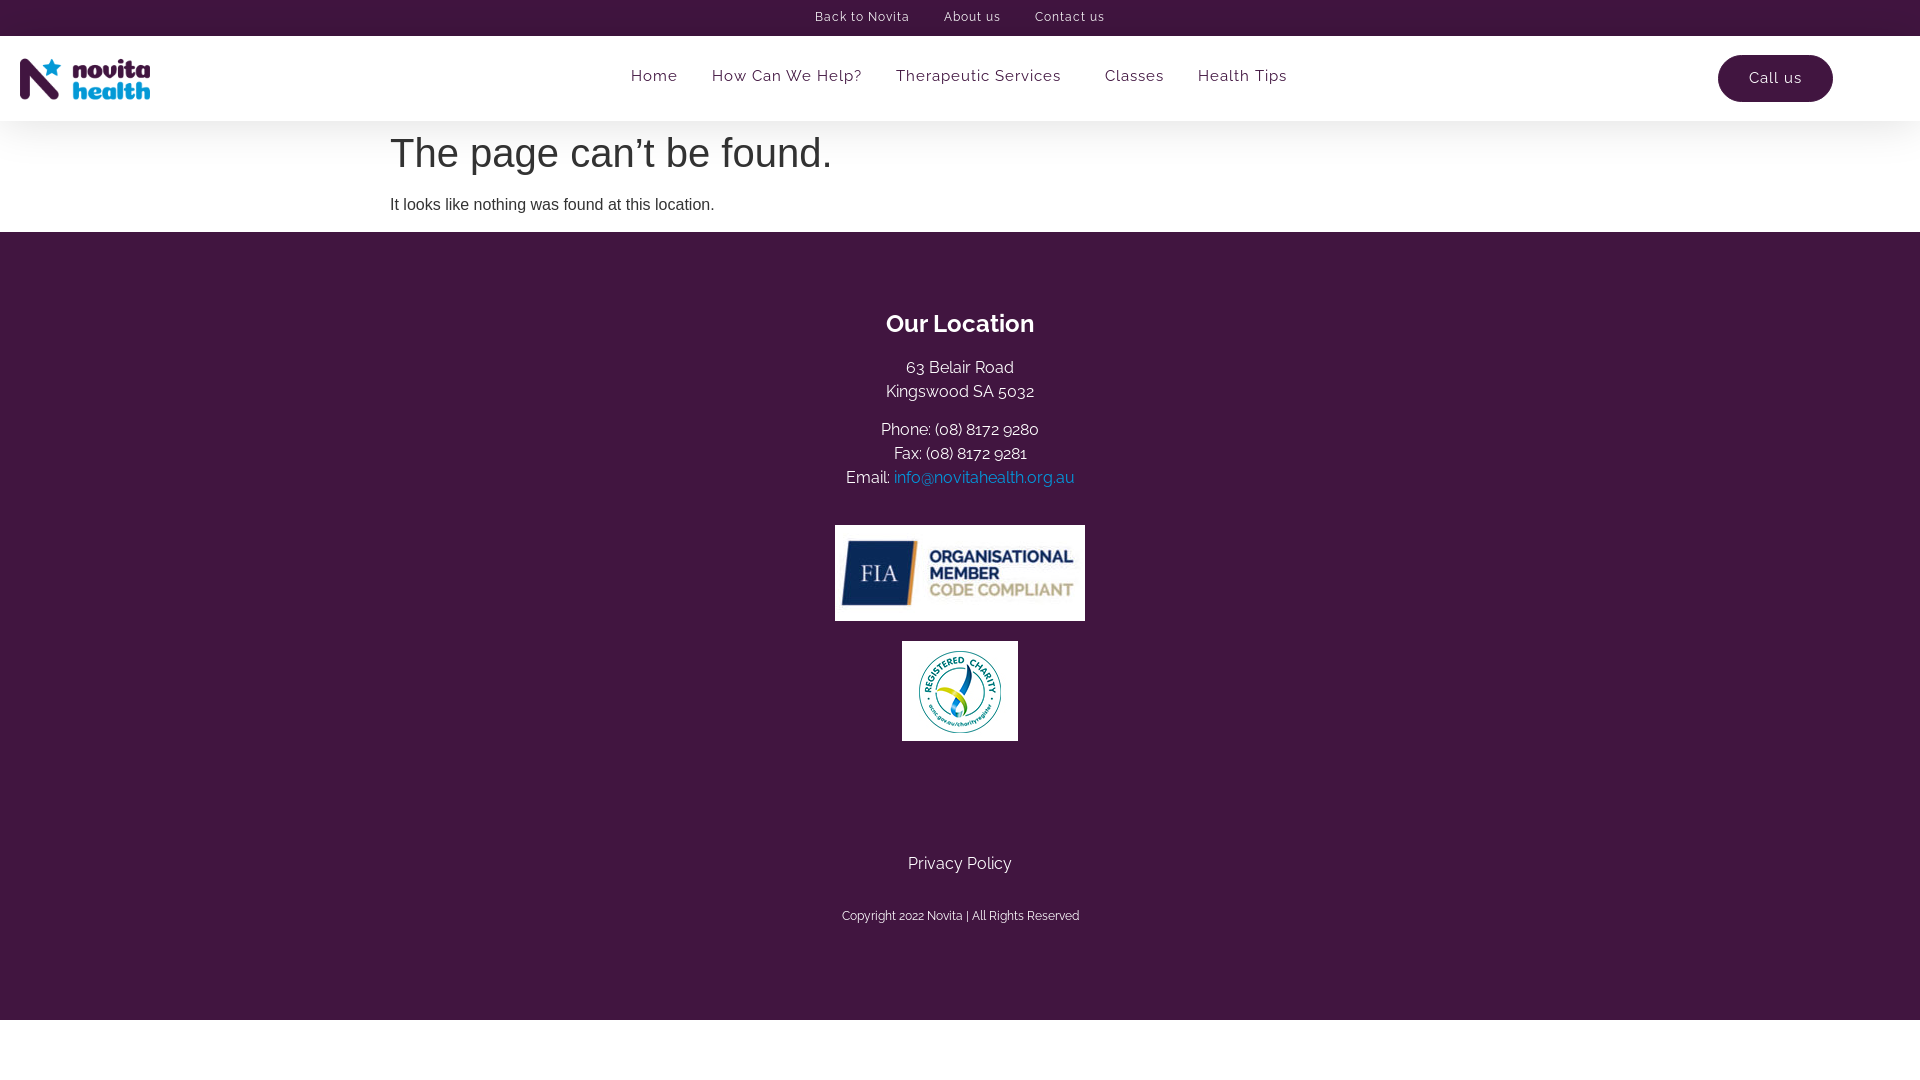  I want to click on 'ACNC_logo', so click(960, 689).